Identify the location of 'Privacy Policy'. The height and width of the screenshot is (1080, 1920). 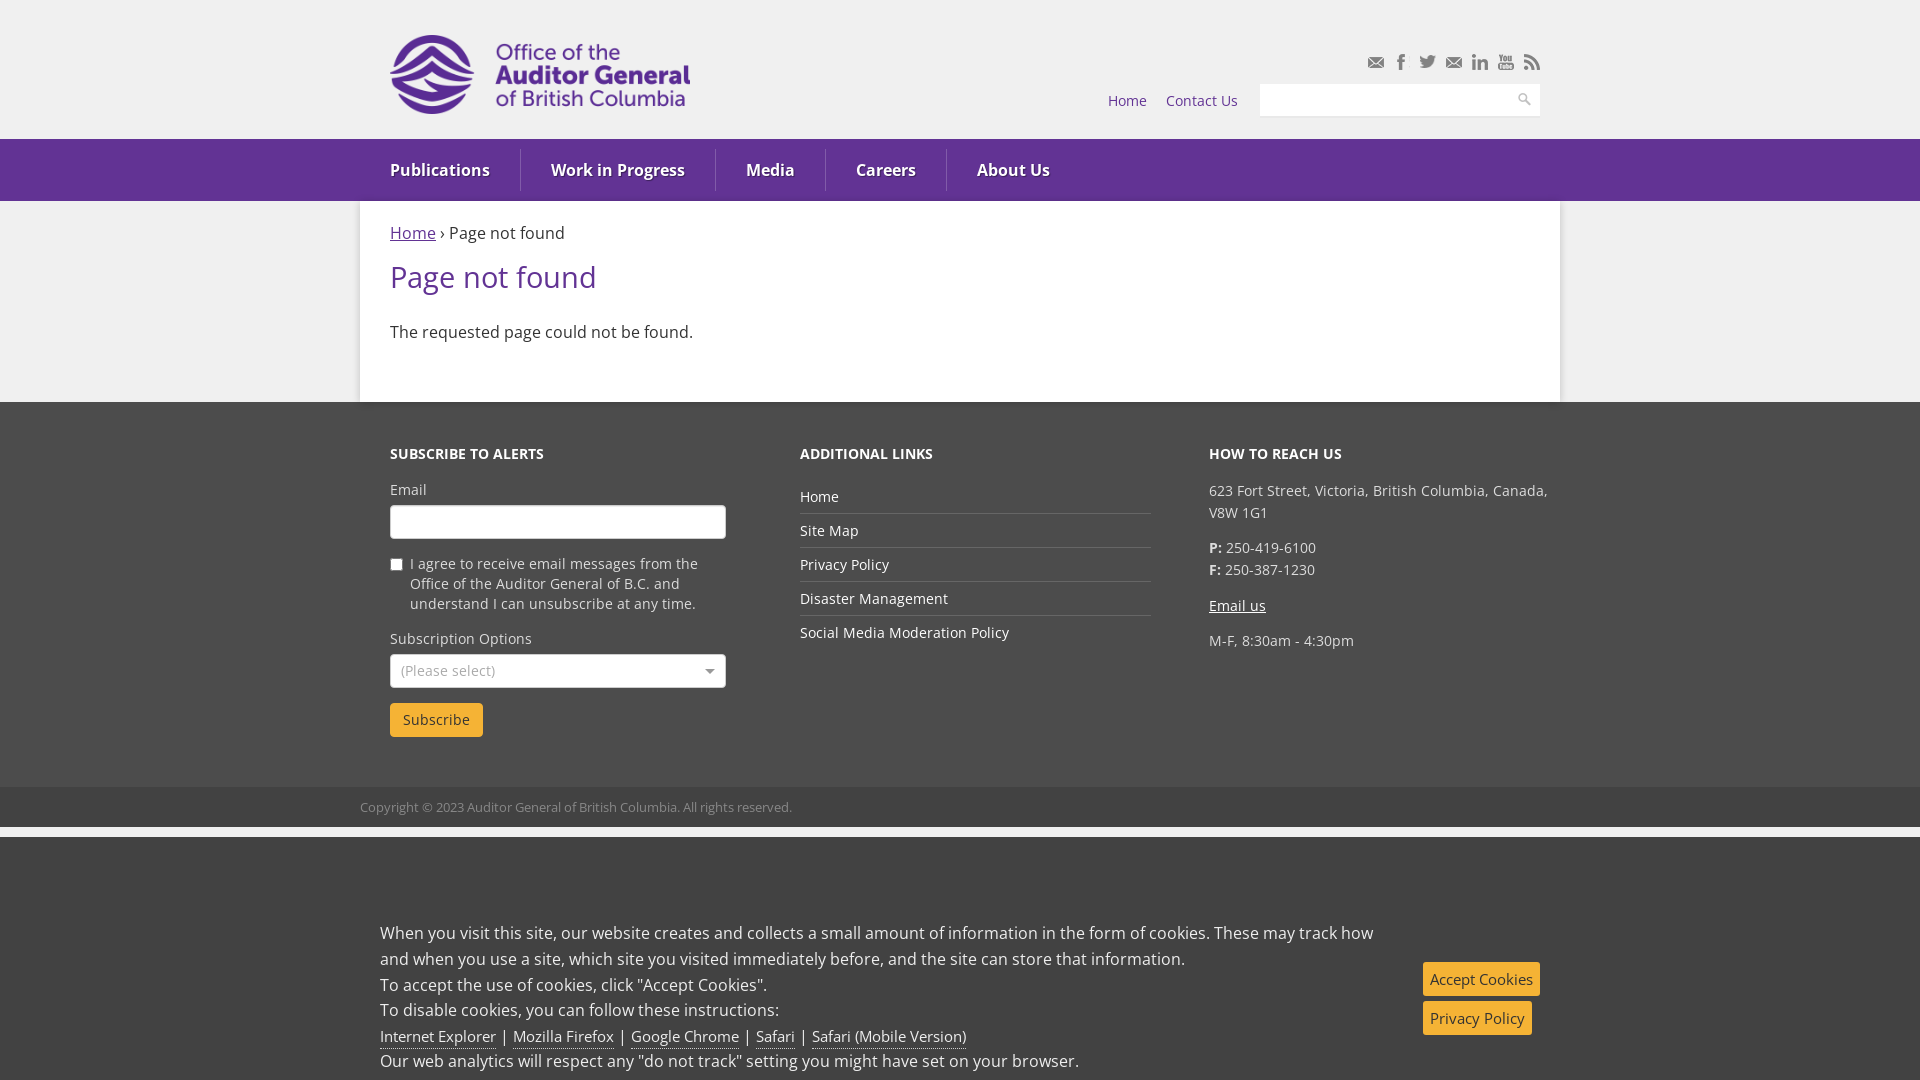
(1477, 1018).